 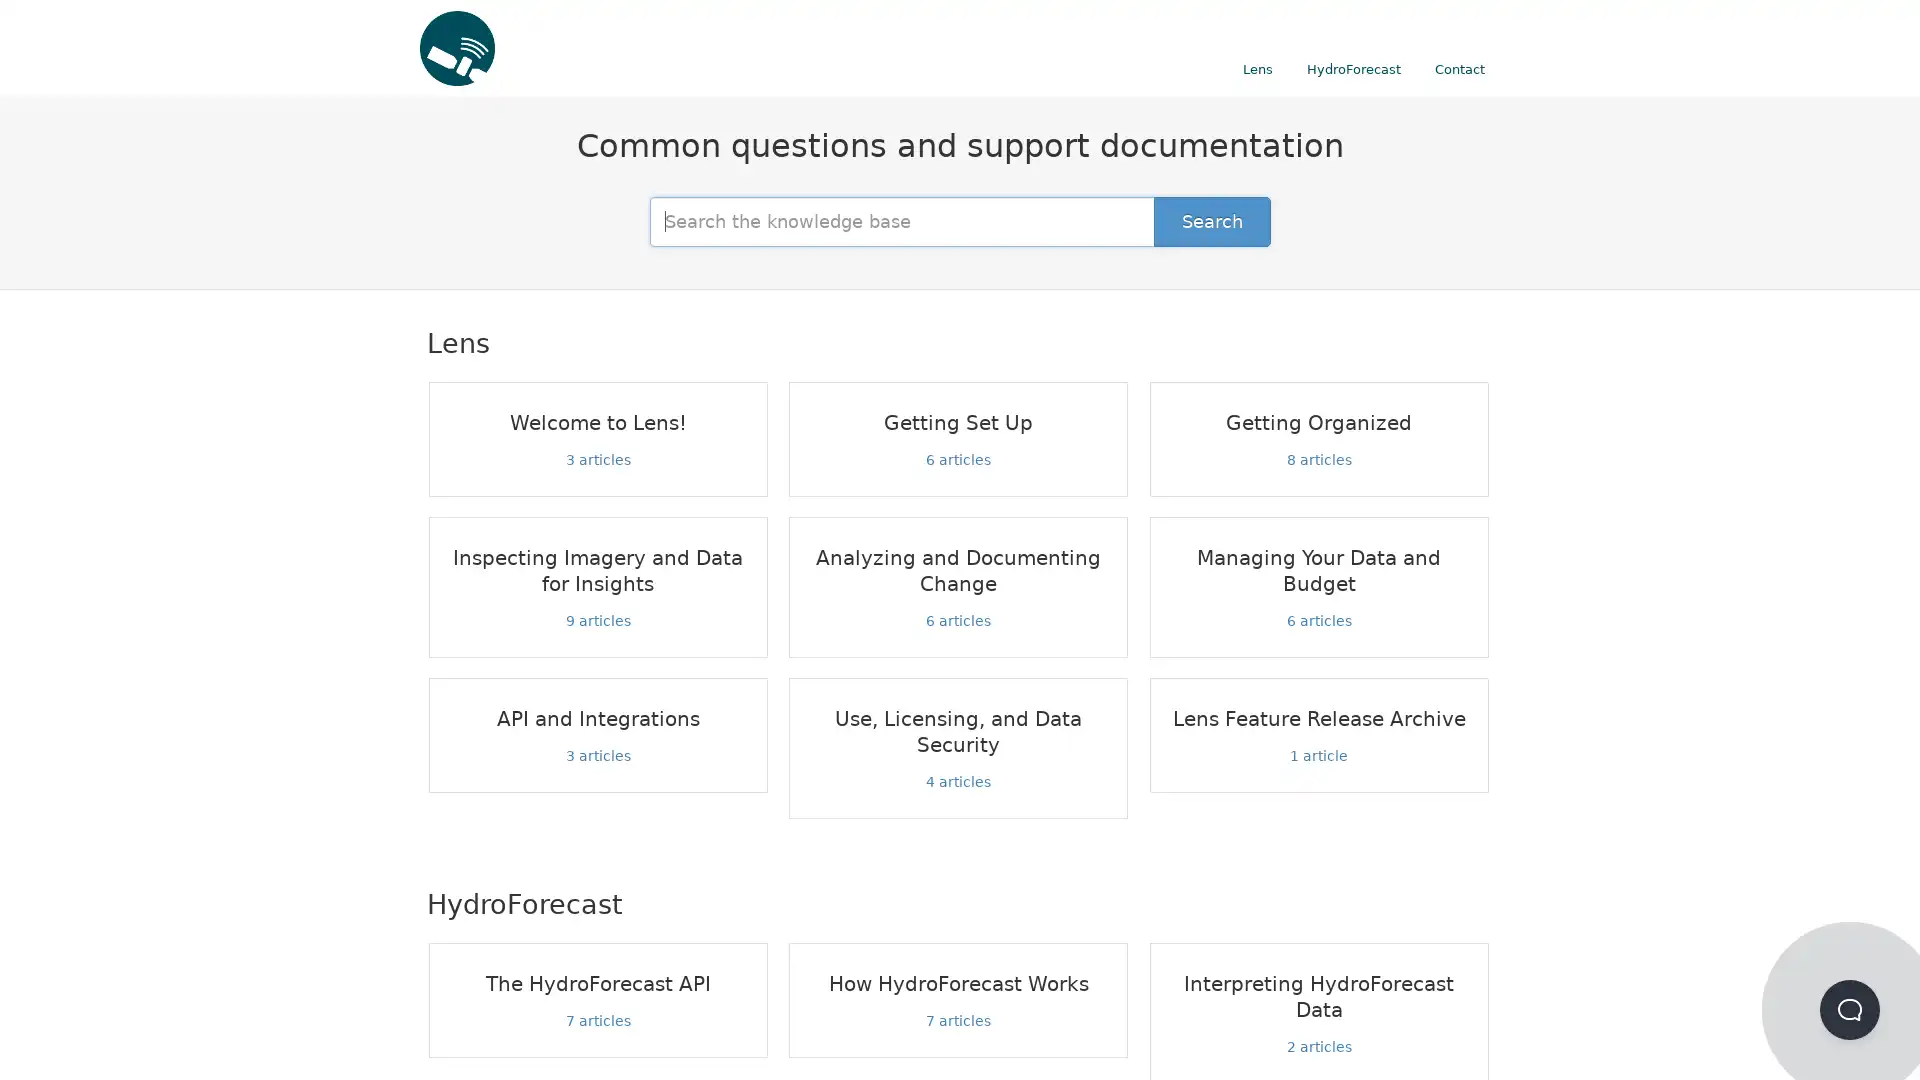 I want to click on Search, so click(x=1211, y=220).